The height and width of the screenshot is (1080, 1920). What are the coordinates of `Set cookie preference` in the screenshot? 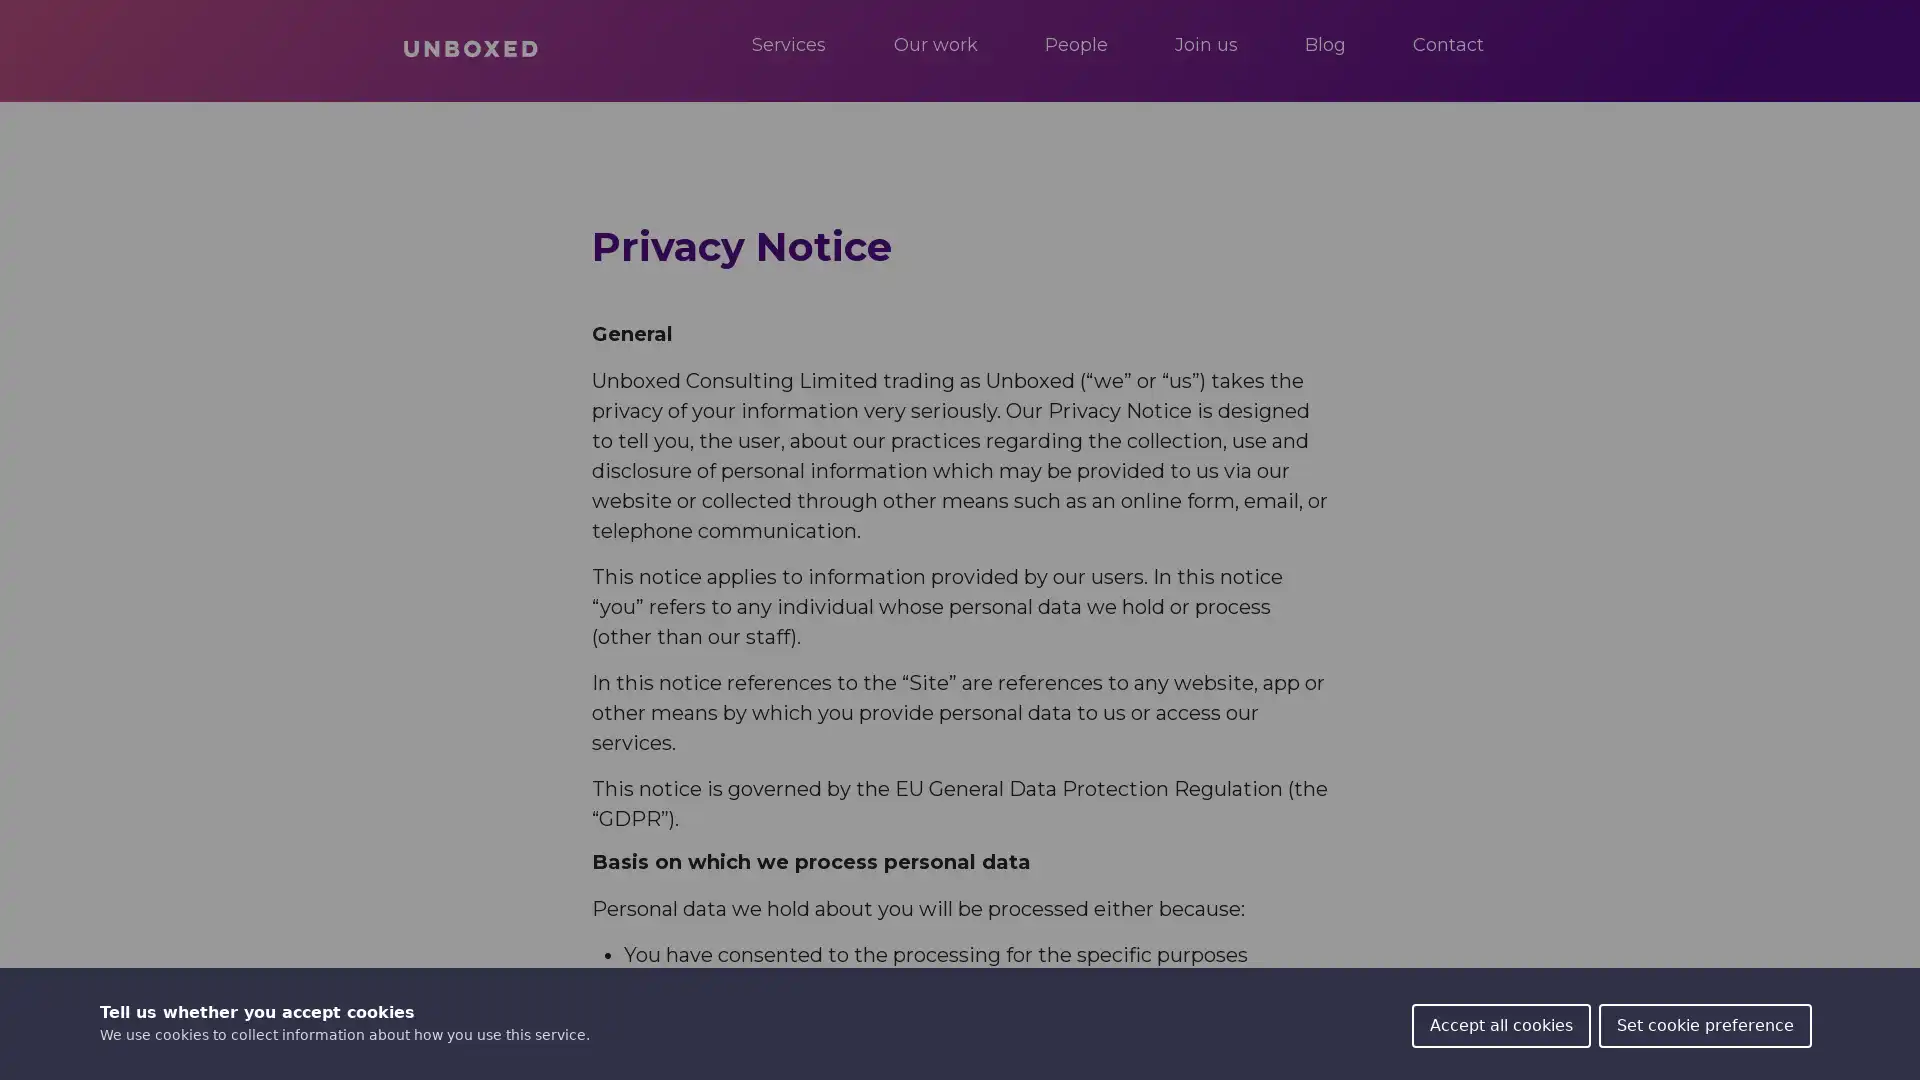 It's located at (1704, 1026).